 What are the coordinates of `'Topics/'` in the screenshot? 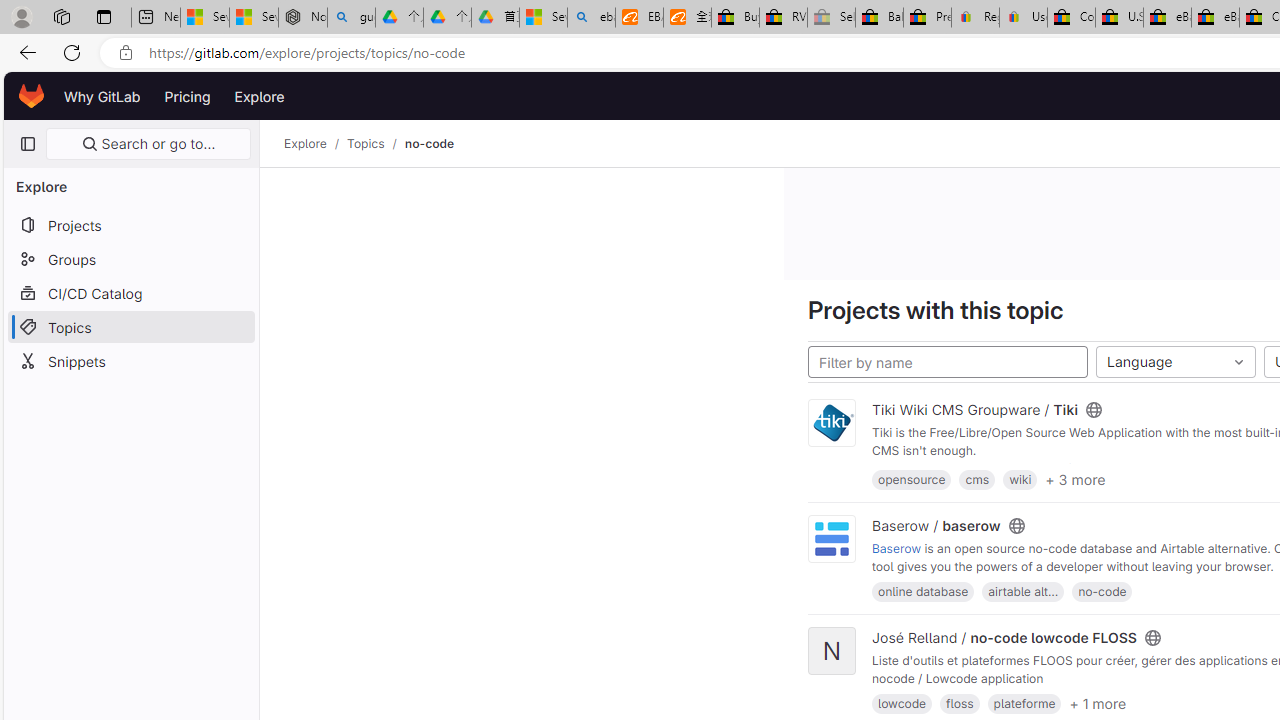 It's located at (375, 143).